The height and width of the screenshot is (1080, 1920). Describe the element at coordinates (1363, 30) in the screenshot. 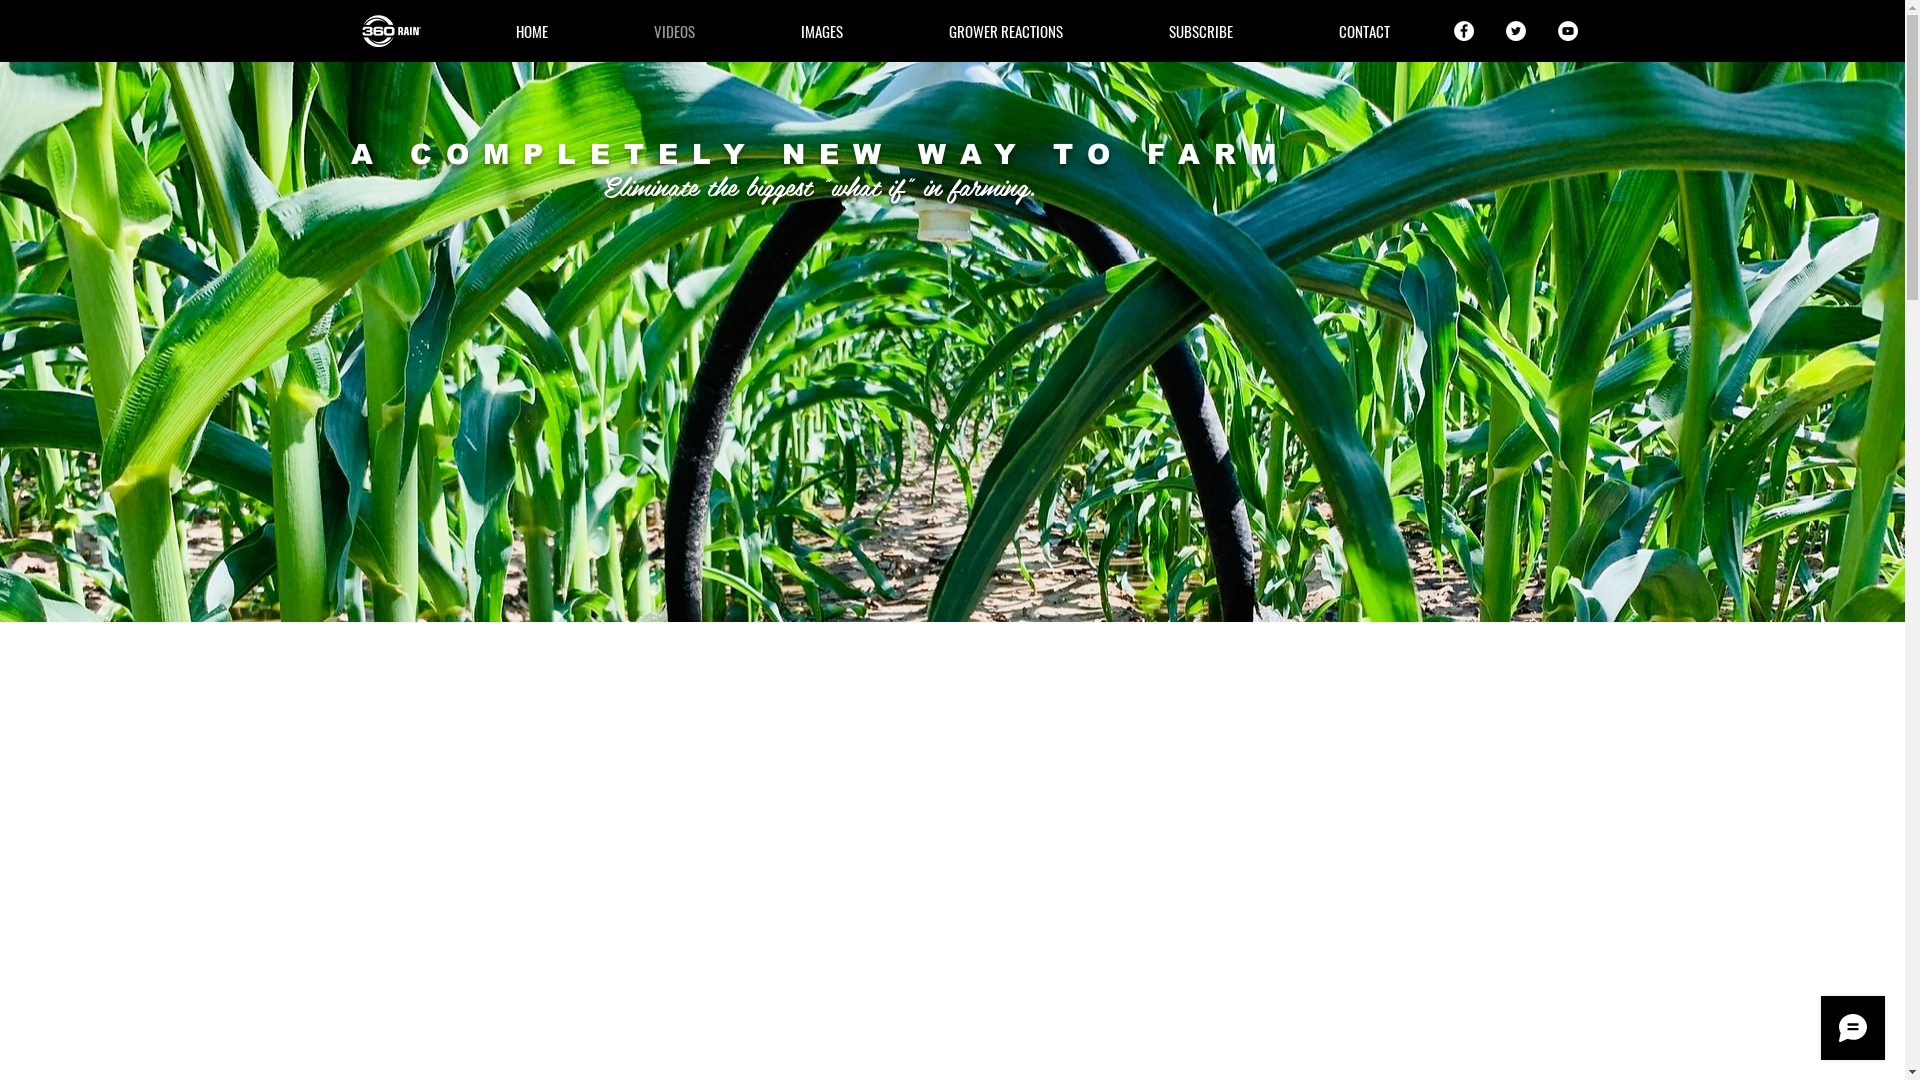

I see `'CONTACT'` at that location.